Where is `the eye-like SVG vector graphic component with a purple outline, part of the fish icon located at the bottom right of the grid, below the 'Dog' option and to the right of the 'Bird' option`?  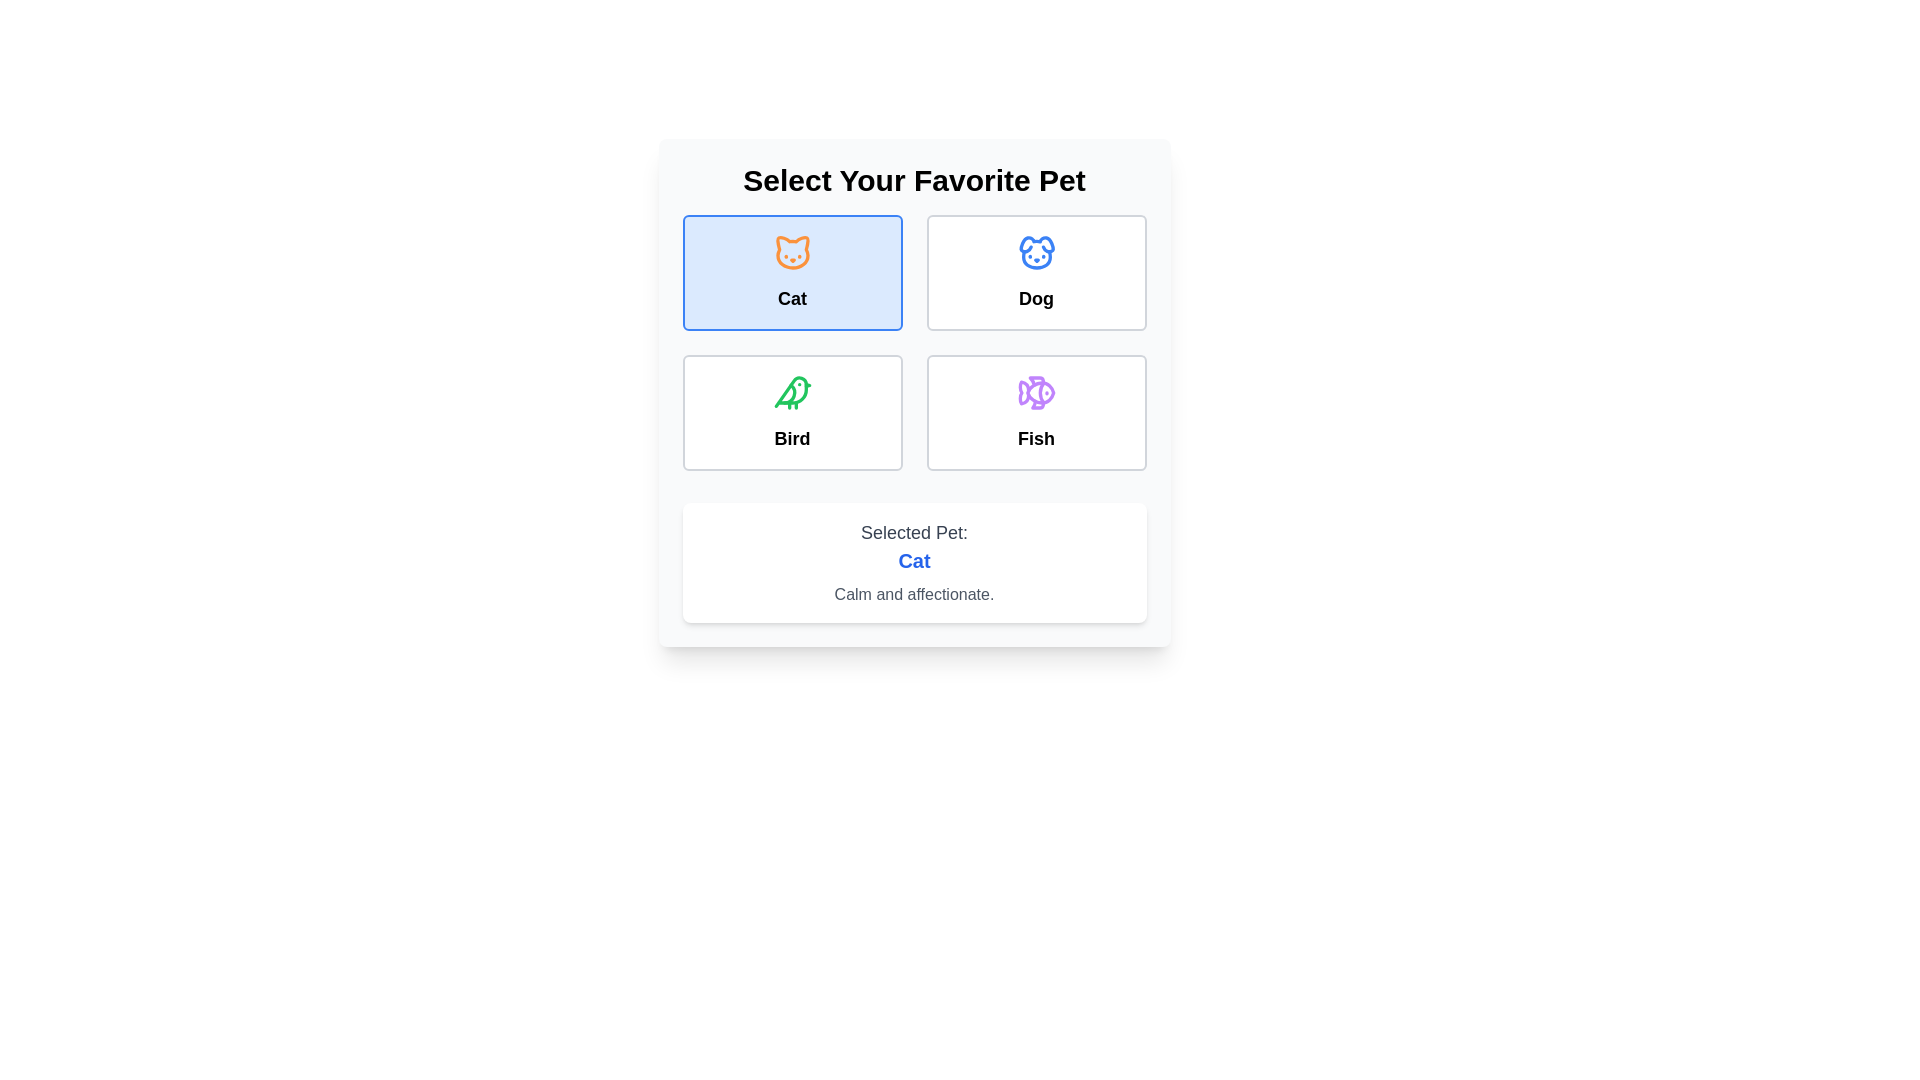
the eye-like SVG vector graphic component with a purple outline, part of the fish icon located at the bottom right of the grid, below the 'Dog' option and to the right of the 'Bird' option is located at coordinates (1040, 393).